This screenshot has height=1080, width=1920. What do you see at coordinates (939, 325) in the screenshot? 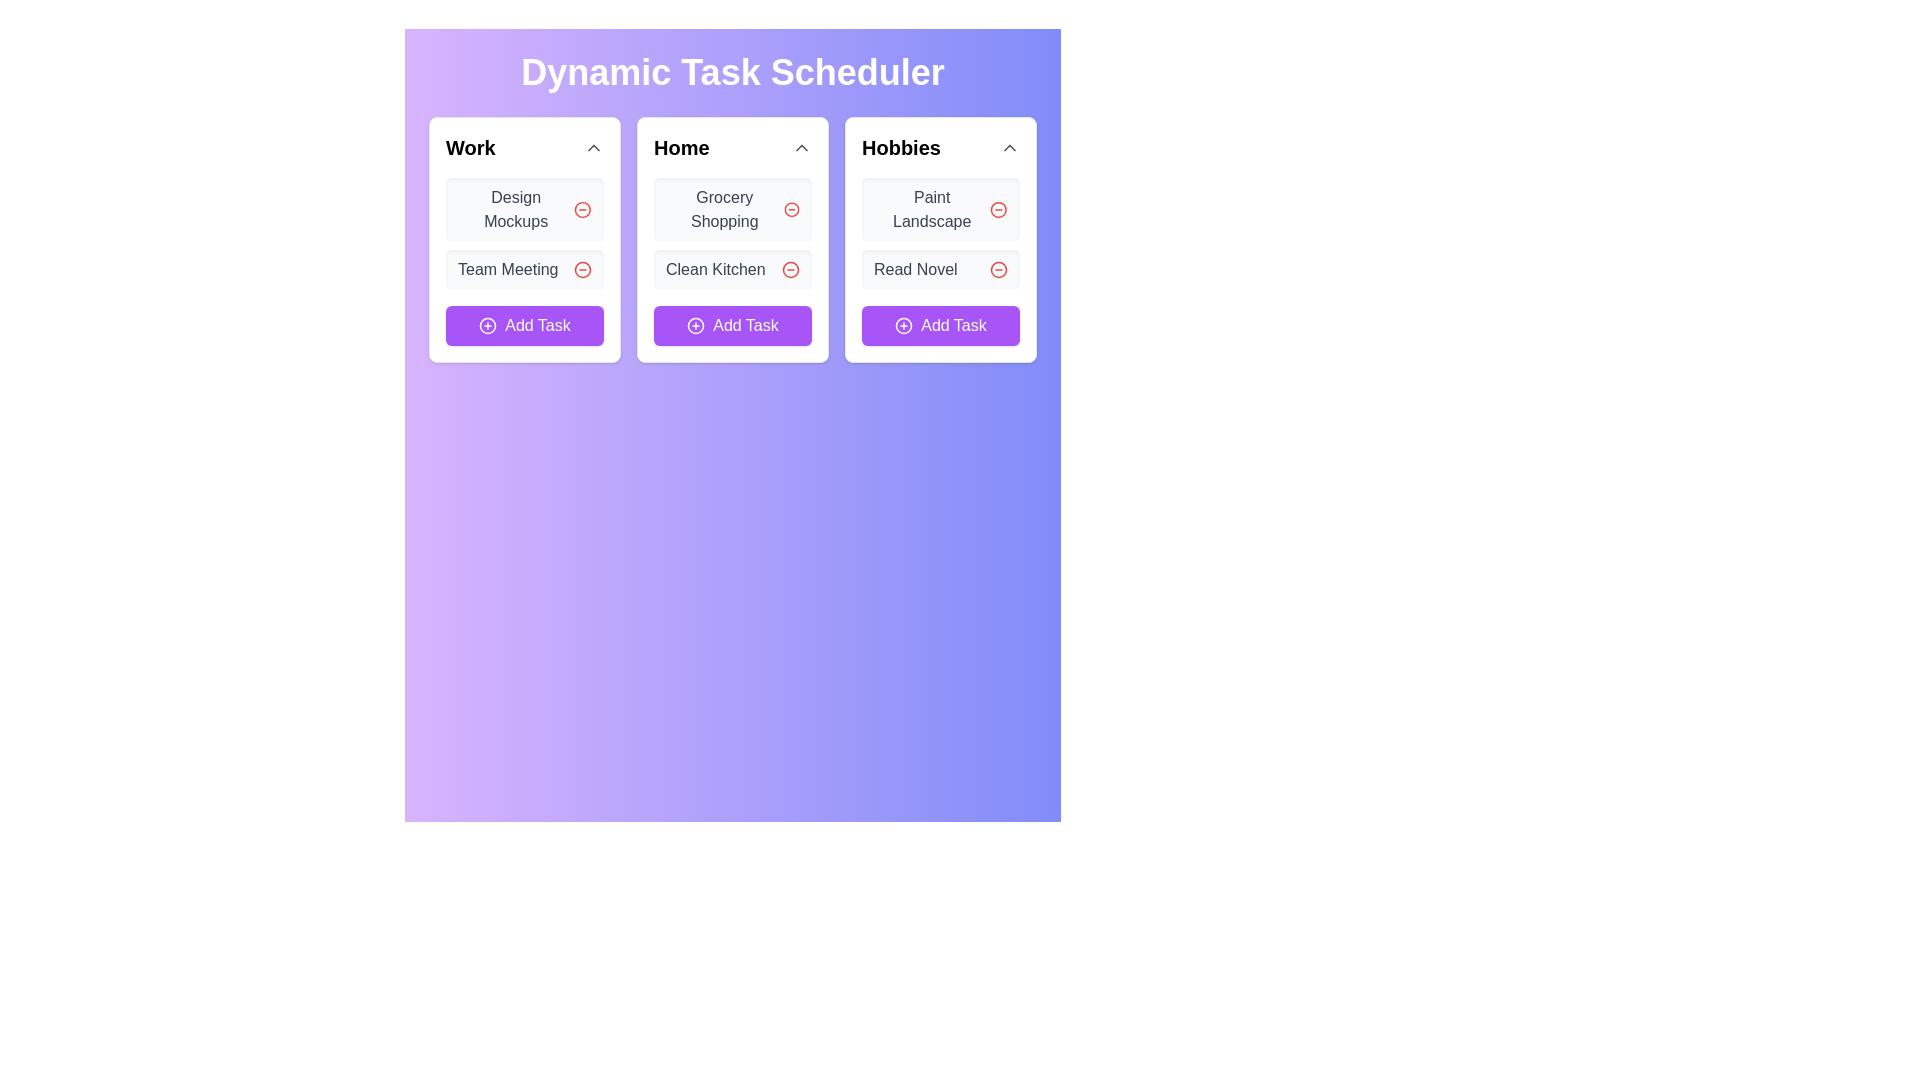
I see `the button used to add a new task to the 'Hobbies' category, located at the bottom of the 'Hobbies' section, to change its shade` at bounding box center [939, 325].